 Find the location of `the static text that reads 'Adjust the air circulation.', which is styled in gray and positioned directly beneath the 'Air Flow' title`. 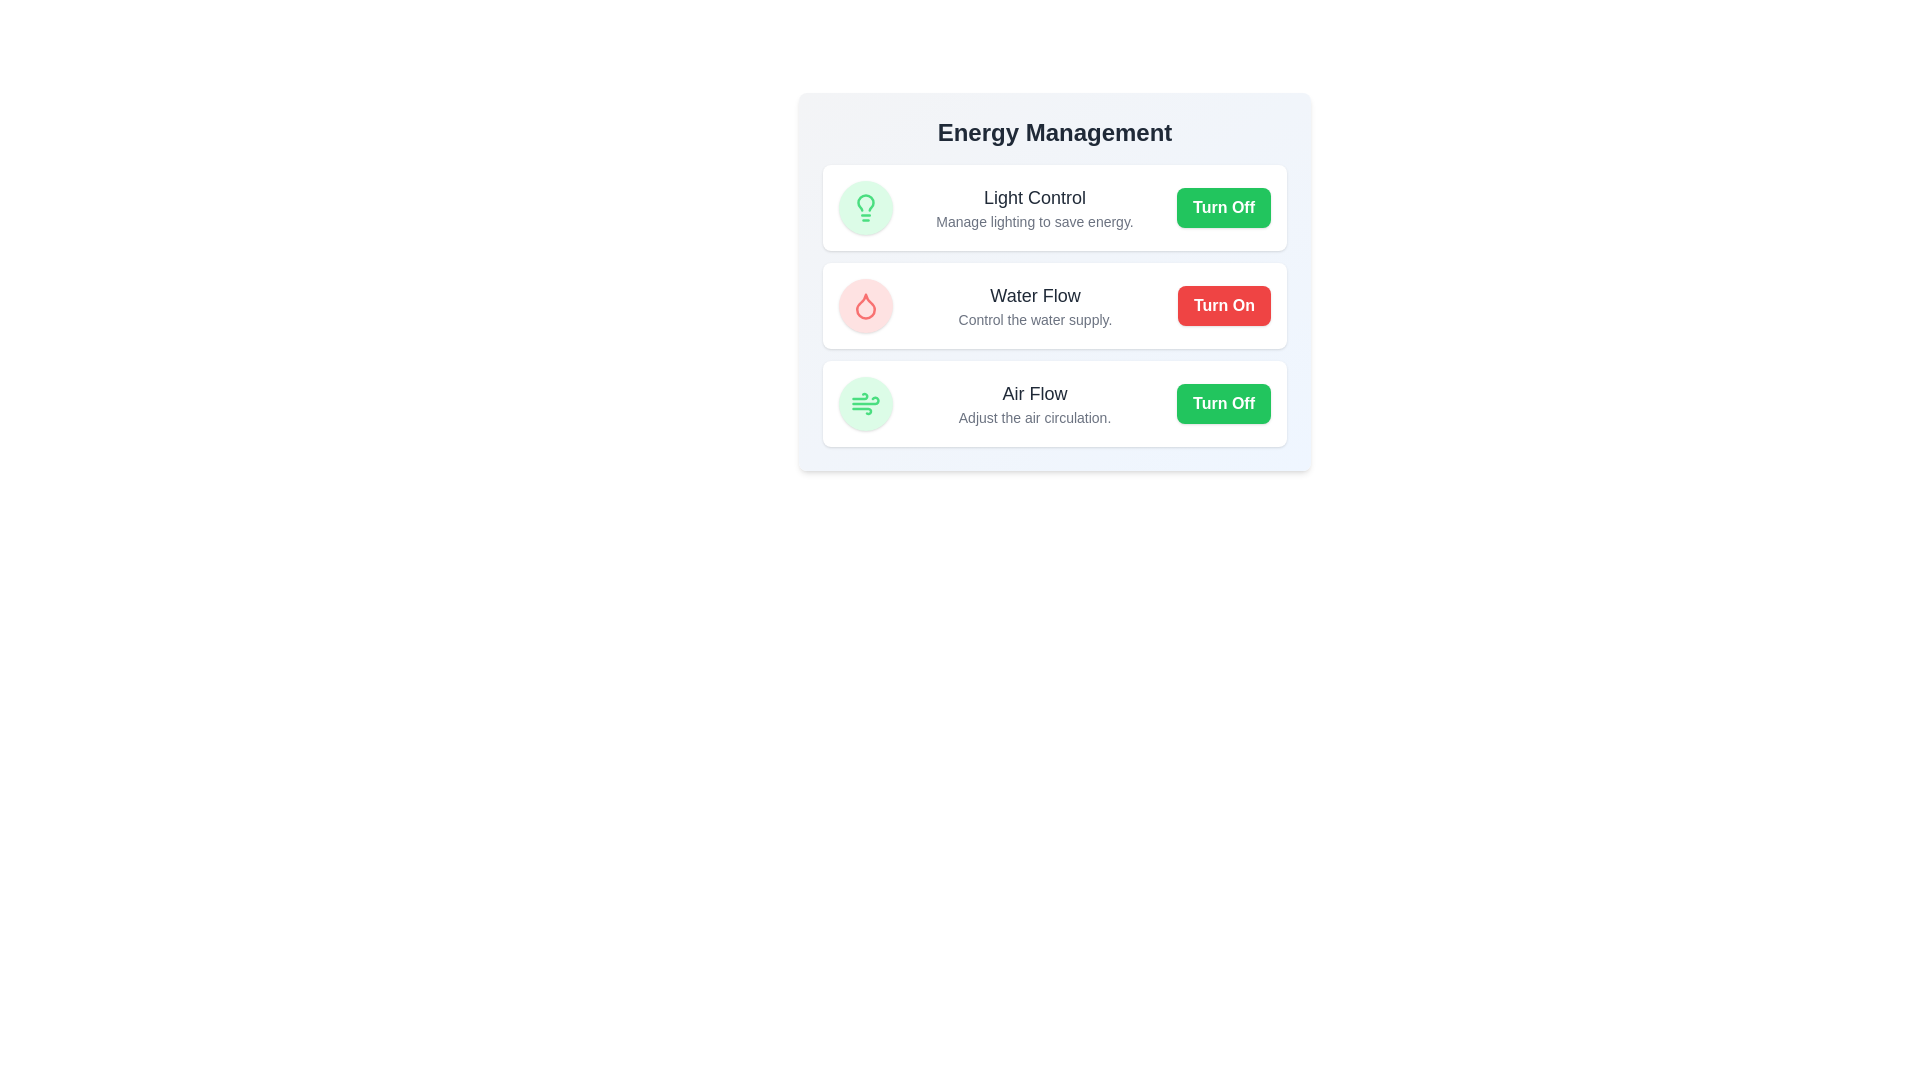

the static text that reads 'Adjust the air circulation.', which is styled in gray and positioned directly beneath the 'Air Flow' title is located at coordinates (1035, 416).